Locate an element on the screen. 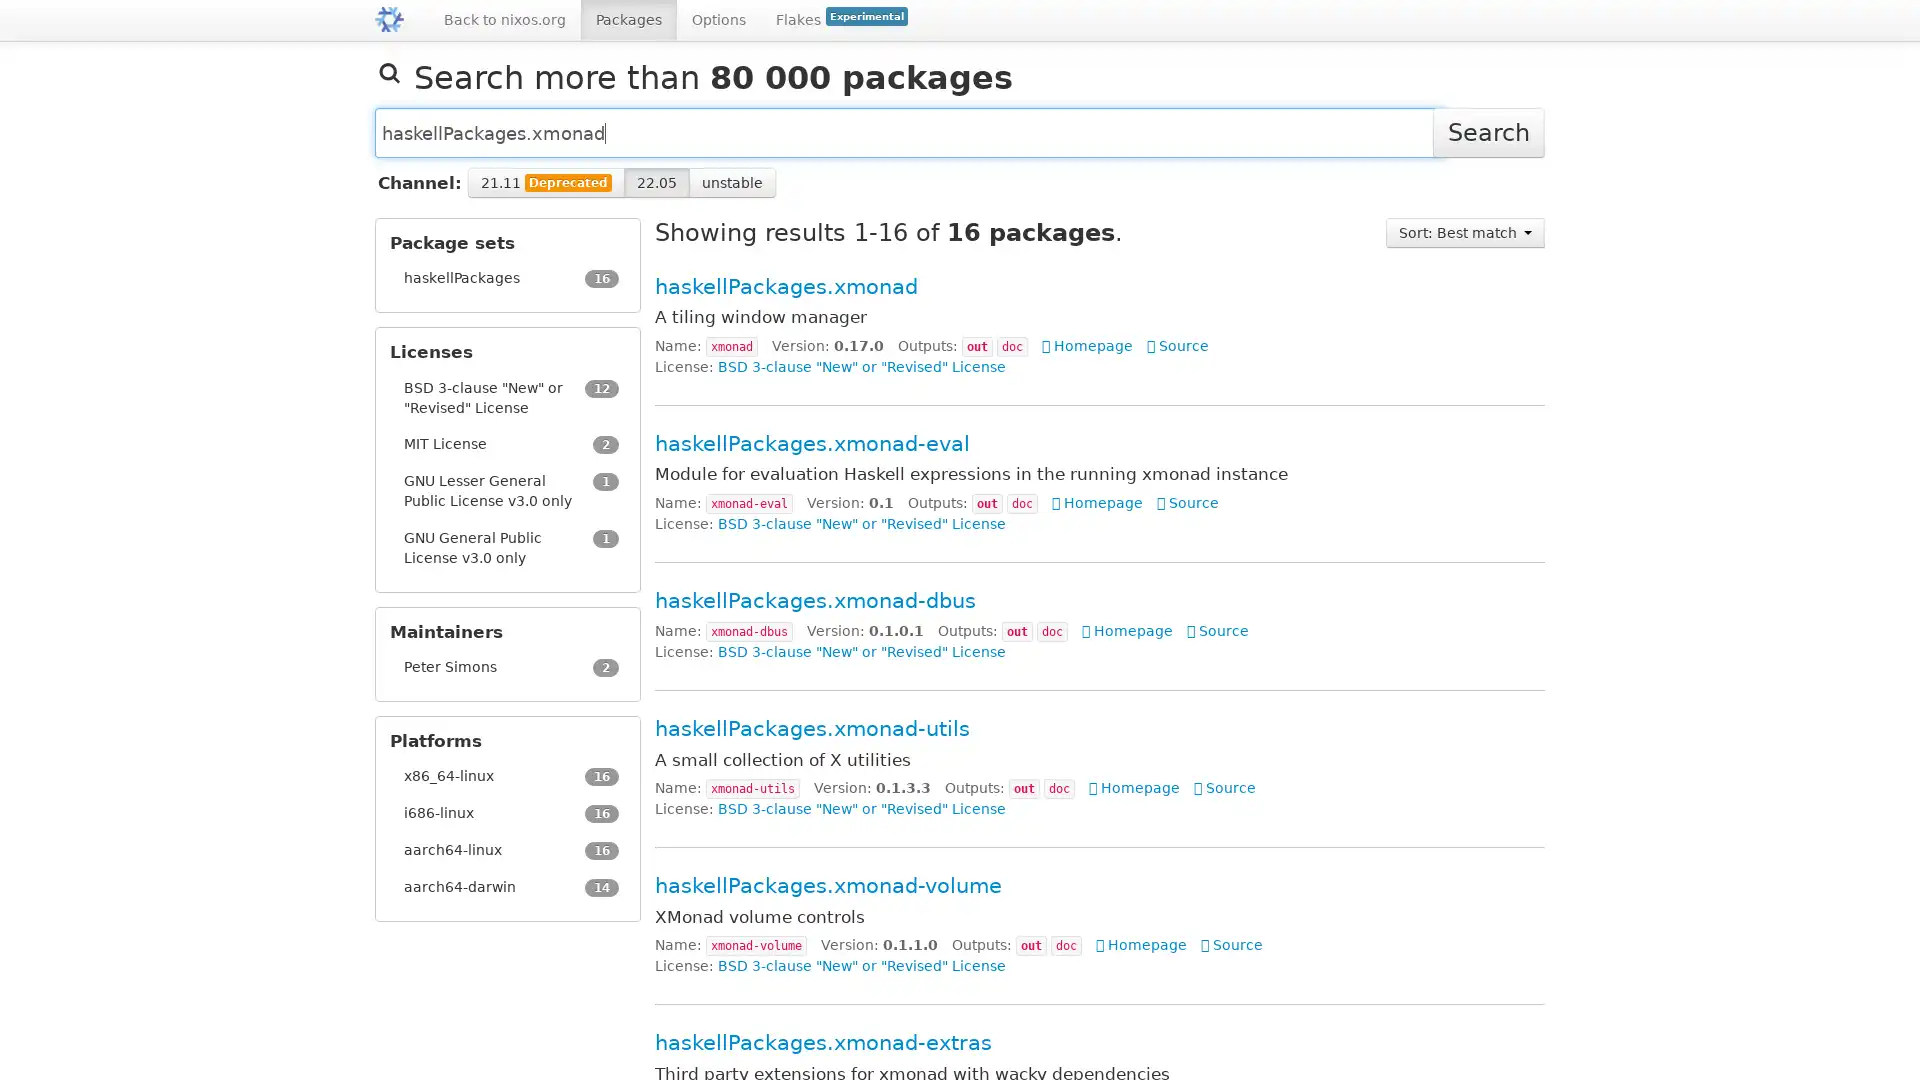 The image size is (1920, 1080). Sort: Best match is located at coordinates (1465, 231).